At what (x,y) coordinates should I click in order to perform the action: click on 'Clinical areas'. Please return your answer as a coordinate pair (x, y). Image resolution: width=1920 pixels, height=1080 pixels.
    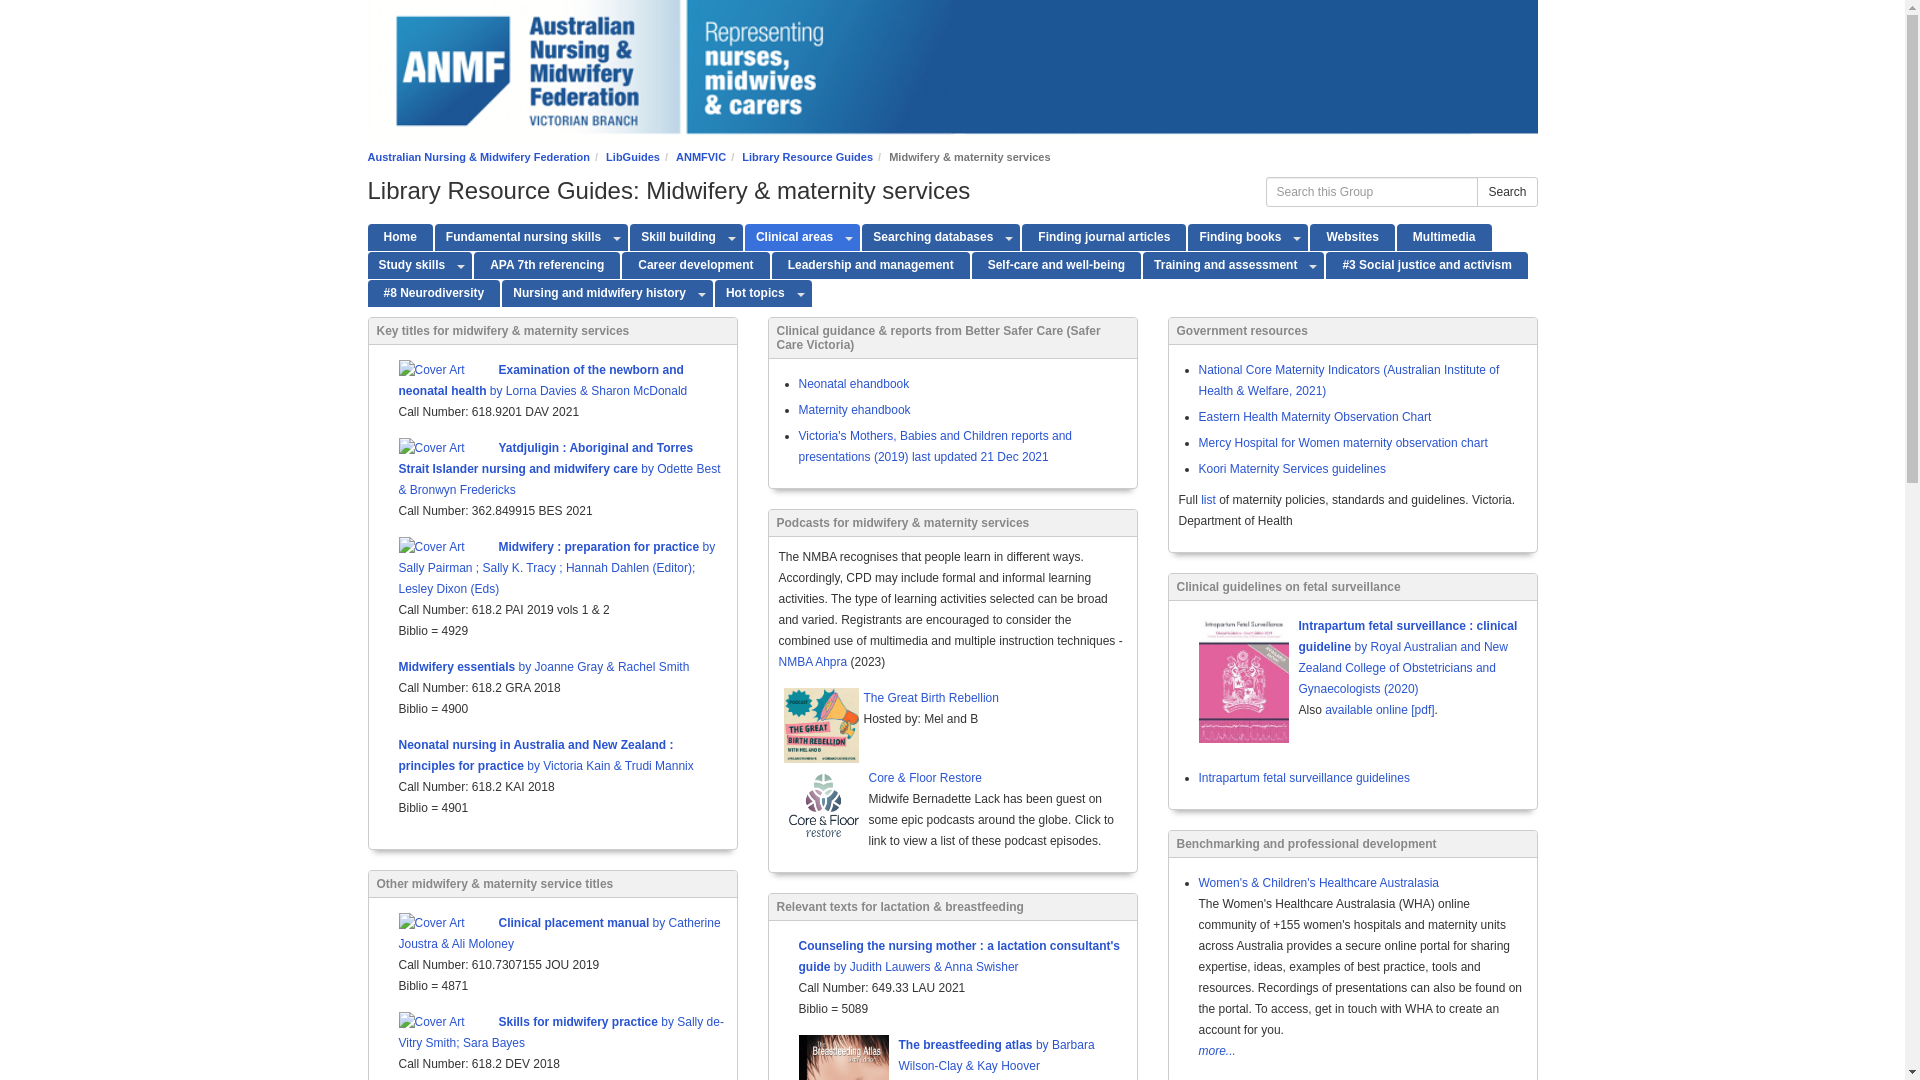
    Looking at the image, I should click on (791, 236).